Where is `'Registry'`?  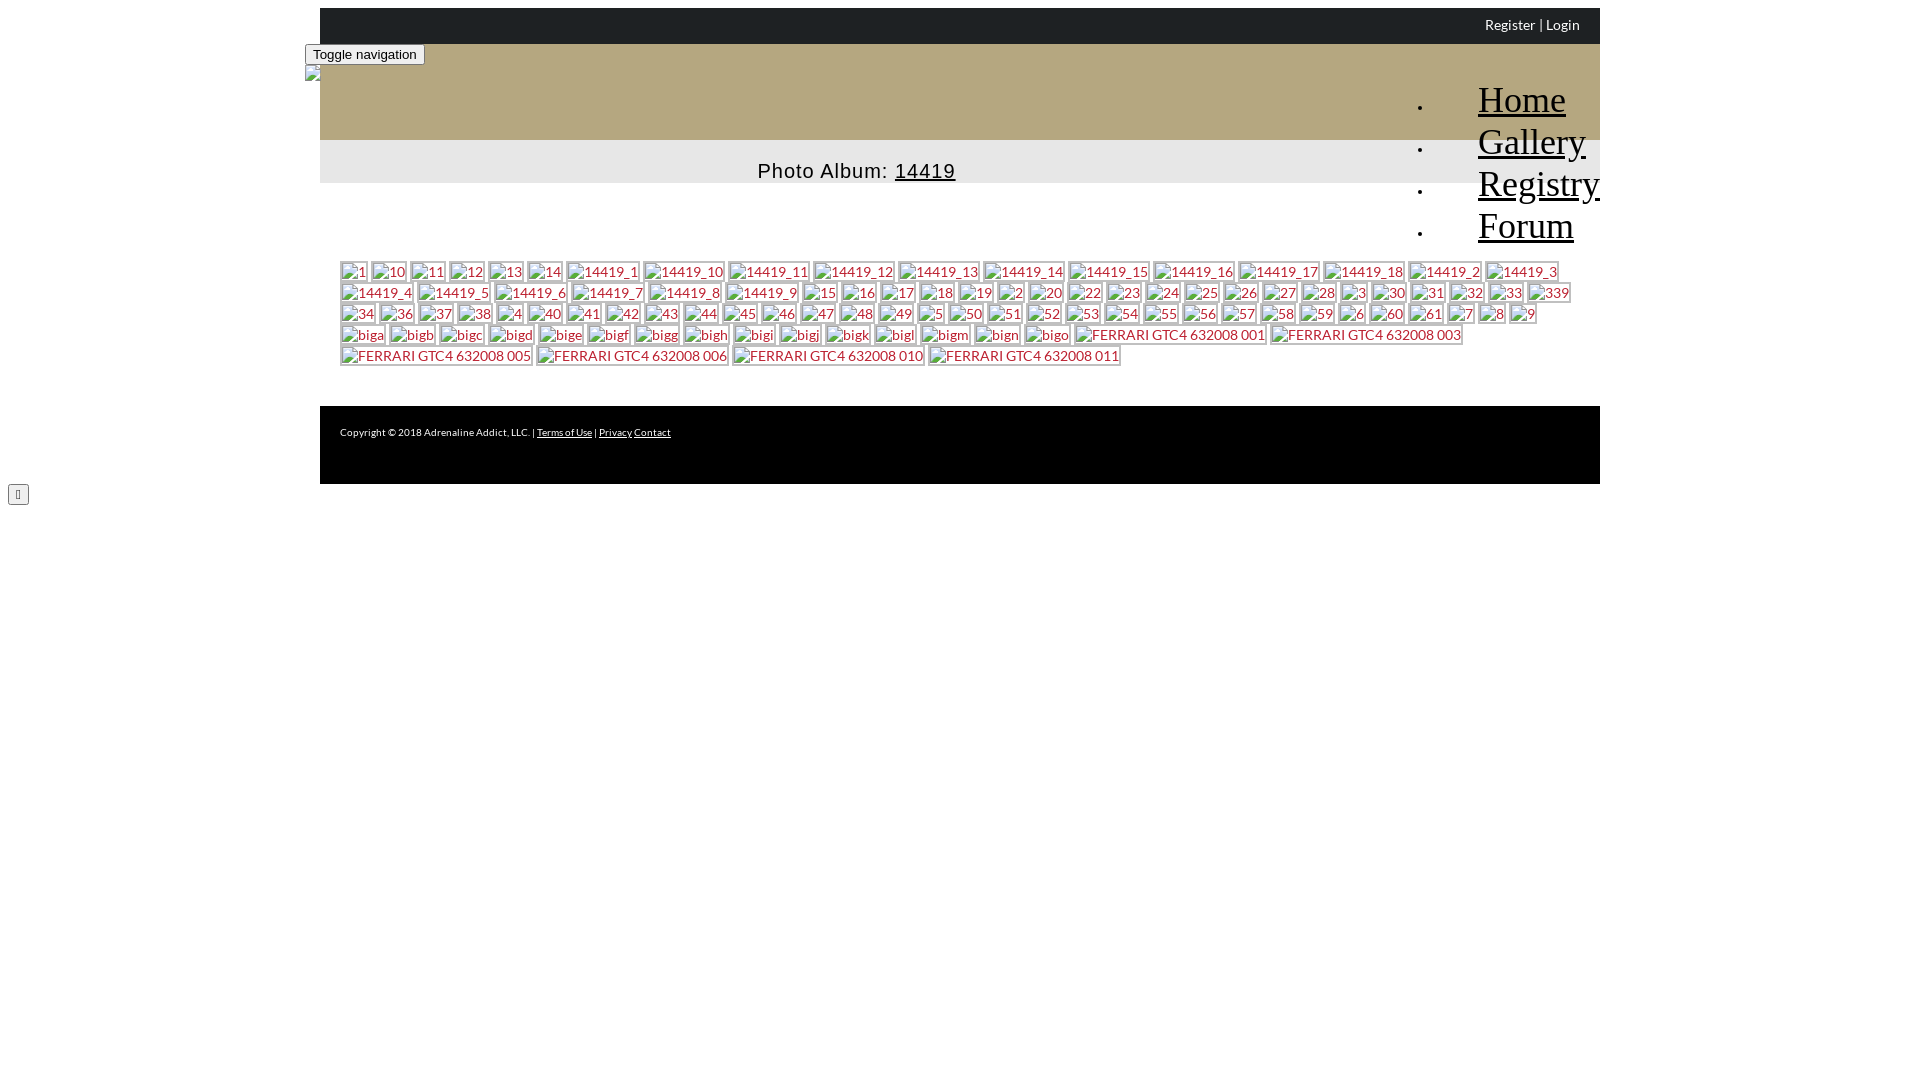
'Registry' is located at coordinates (1516, 165).